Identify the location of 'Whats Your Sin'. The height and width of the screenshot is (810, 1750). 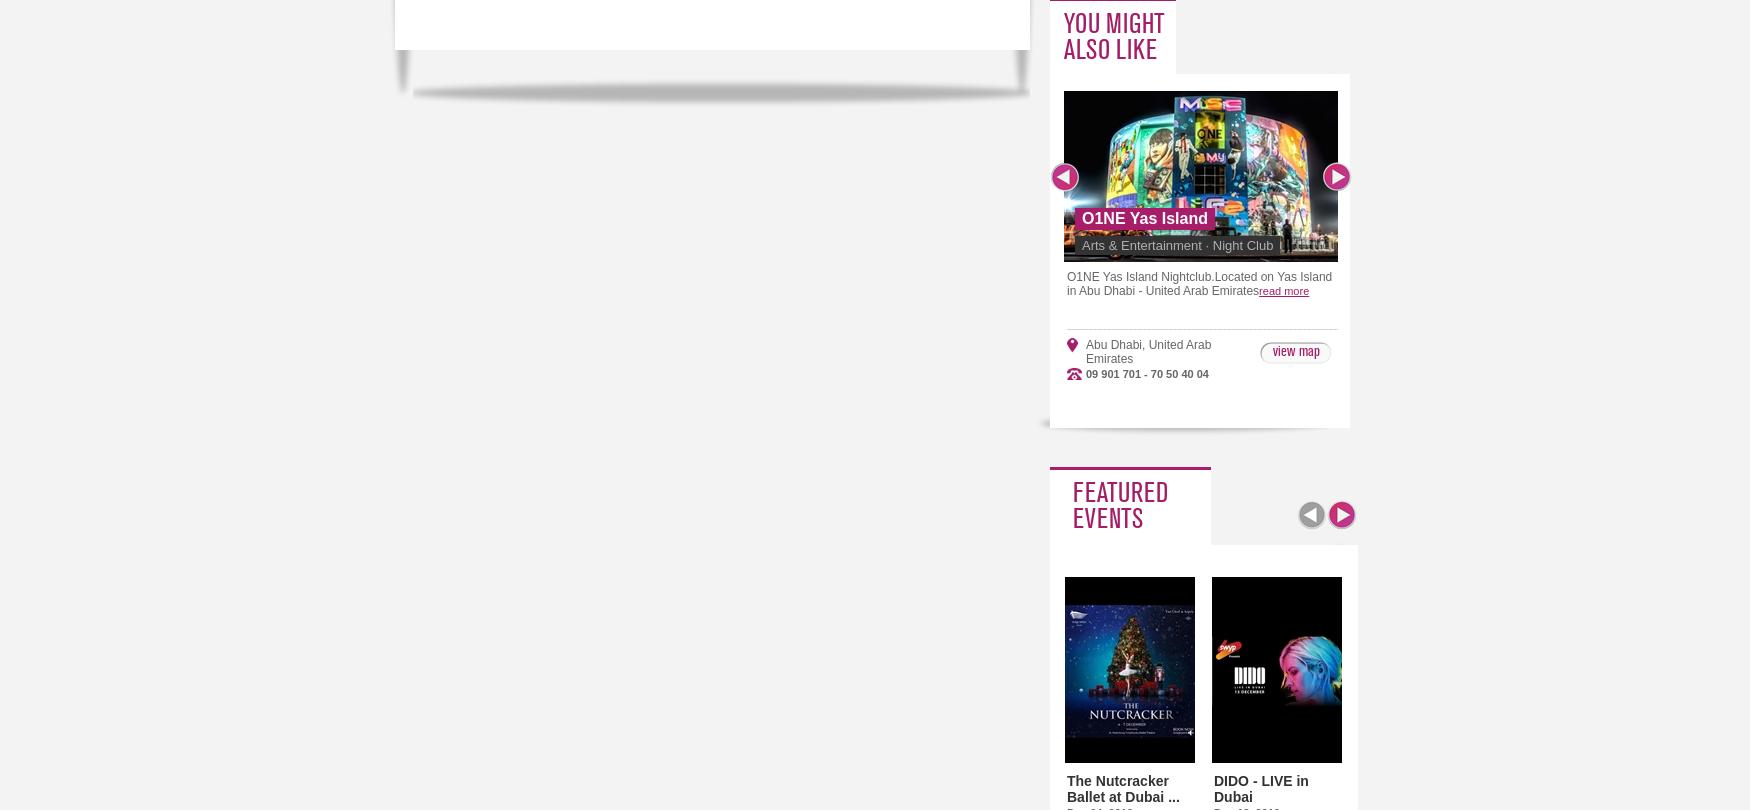
(1673, 244).